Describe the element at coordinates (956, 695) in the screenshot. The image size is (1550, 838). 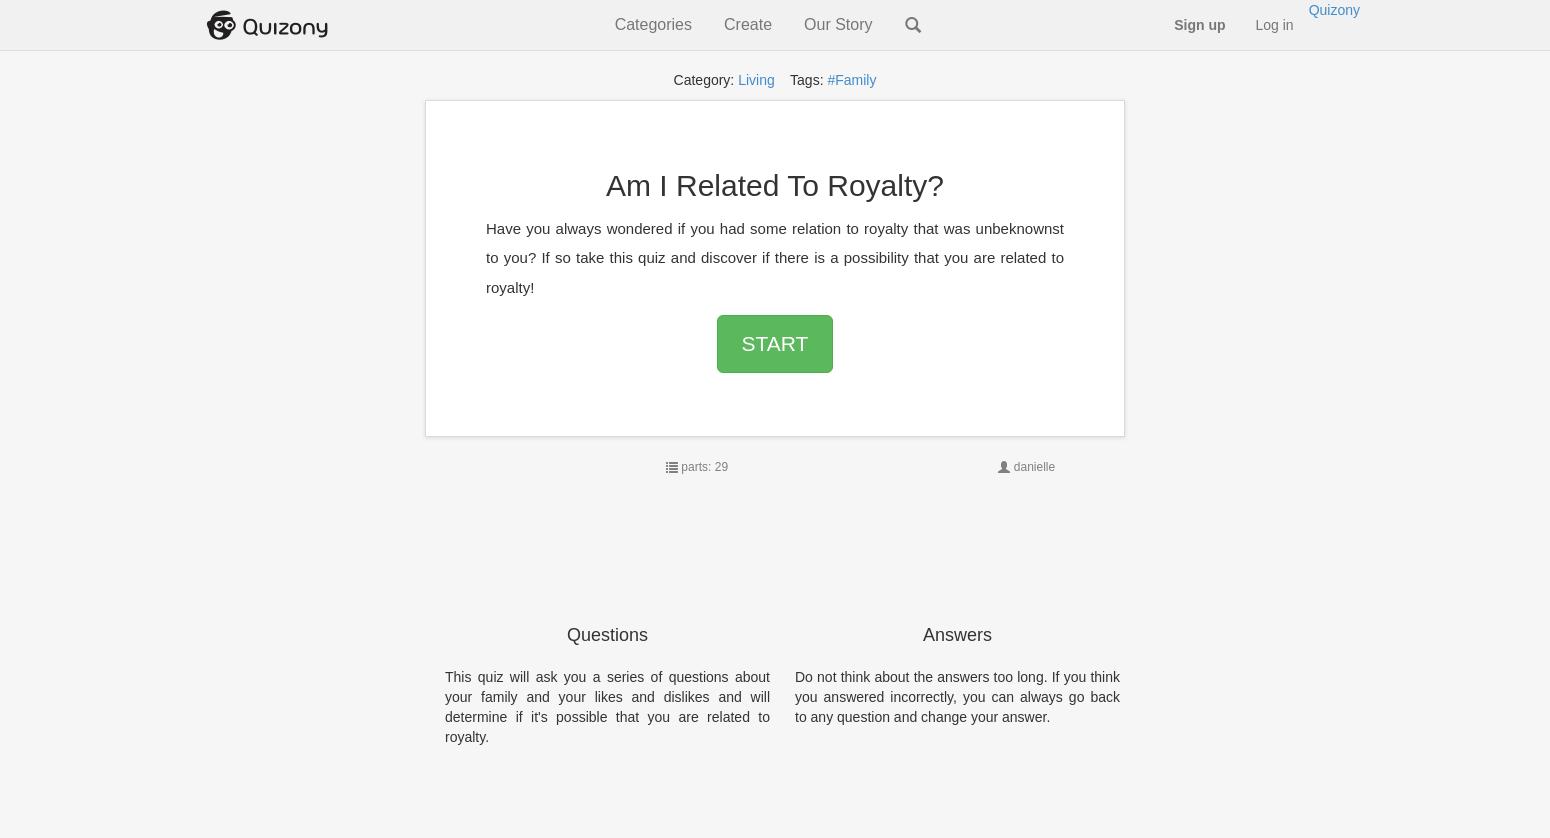
I see `'Do not think about the answers too long. If you think you answered incorrectly, you can always go back to any question and change your answer.'` at that location.